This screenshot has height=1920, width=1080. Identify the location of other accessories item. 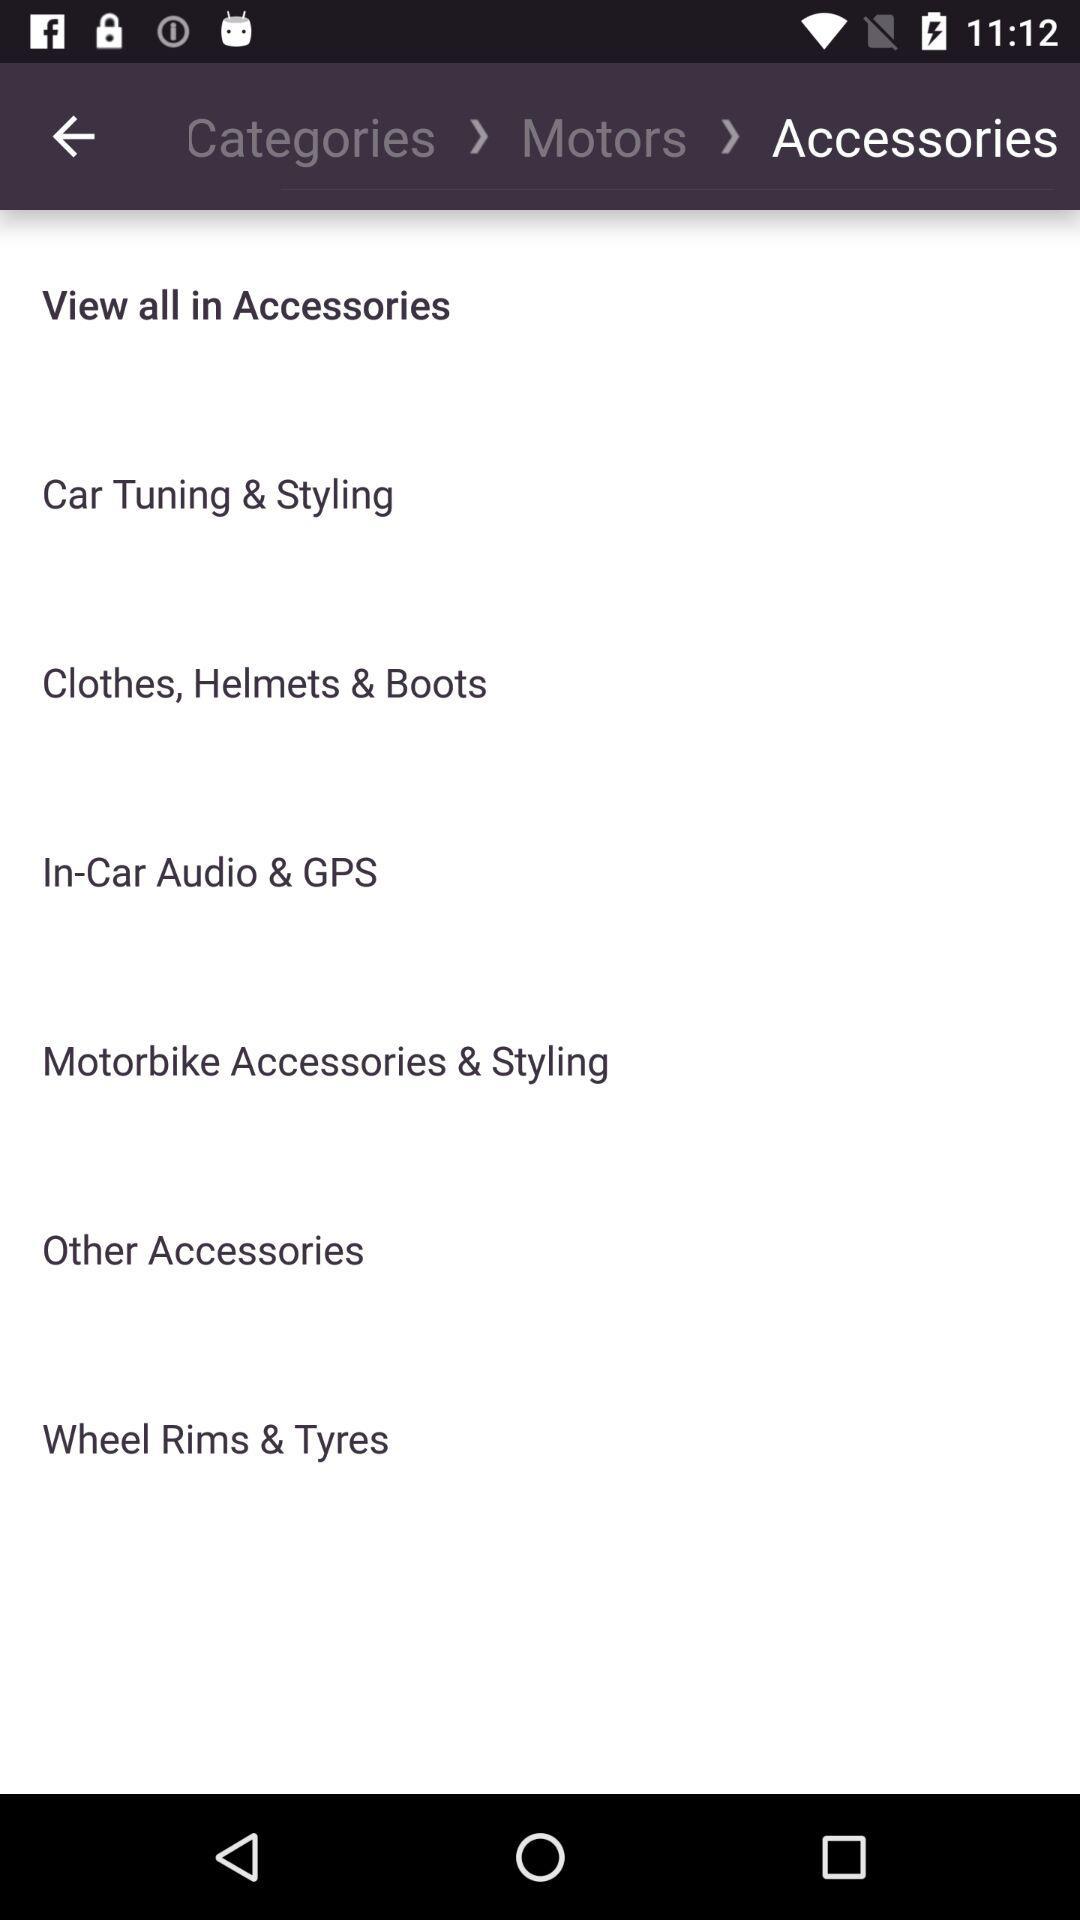
(203, 1248).